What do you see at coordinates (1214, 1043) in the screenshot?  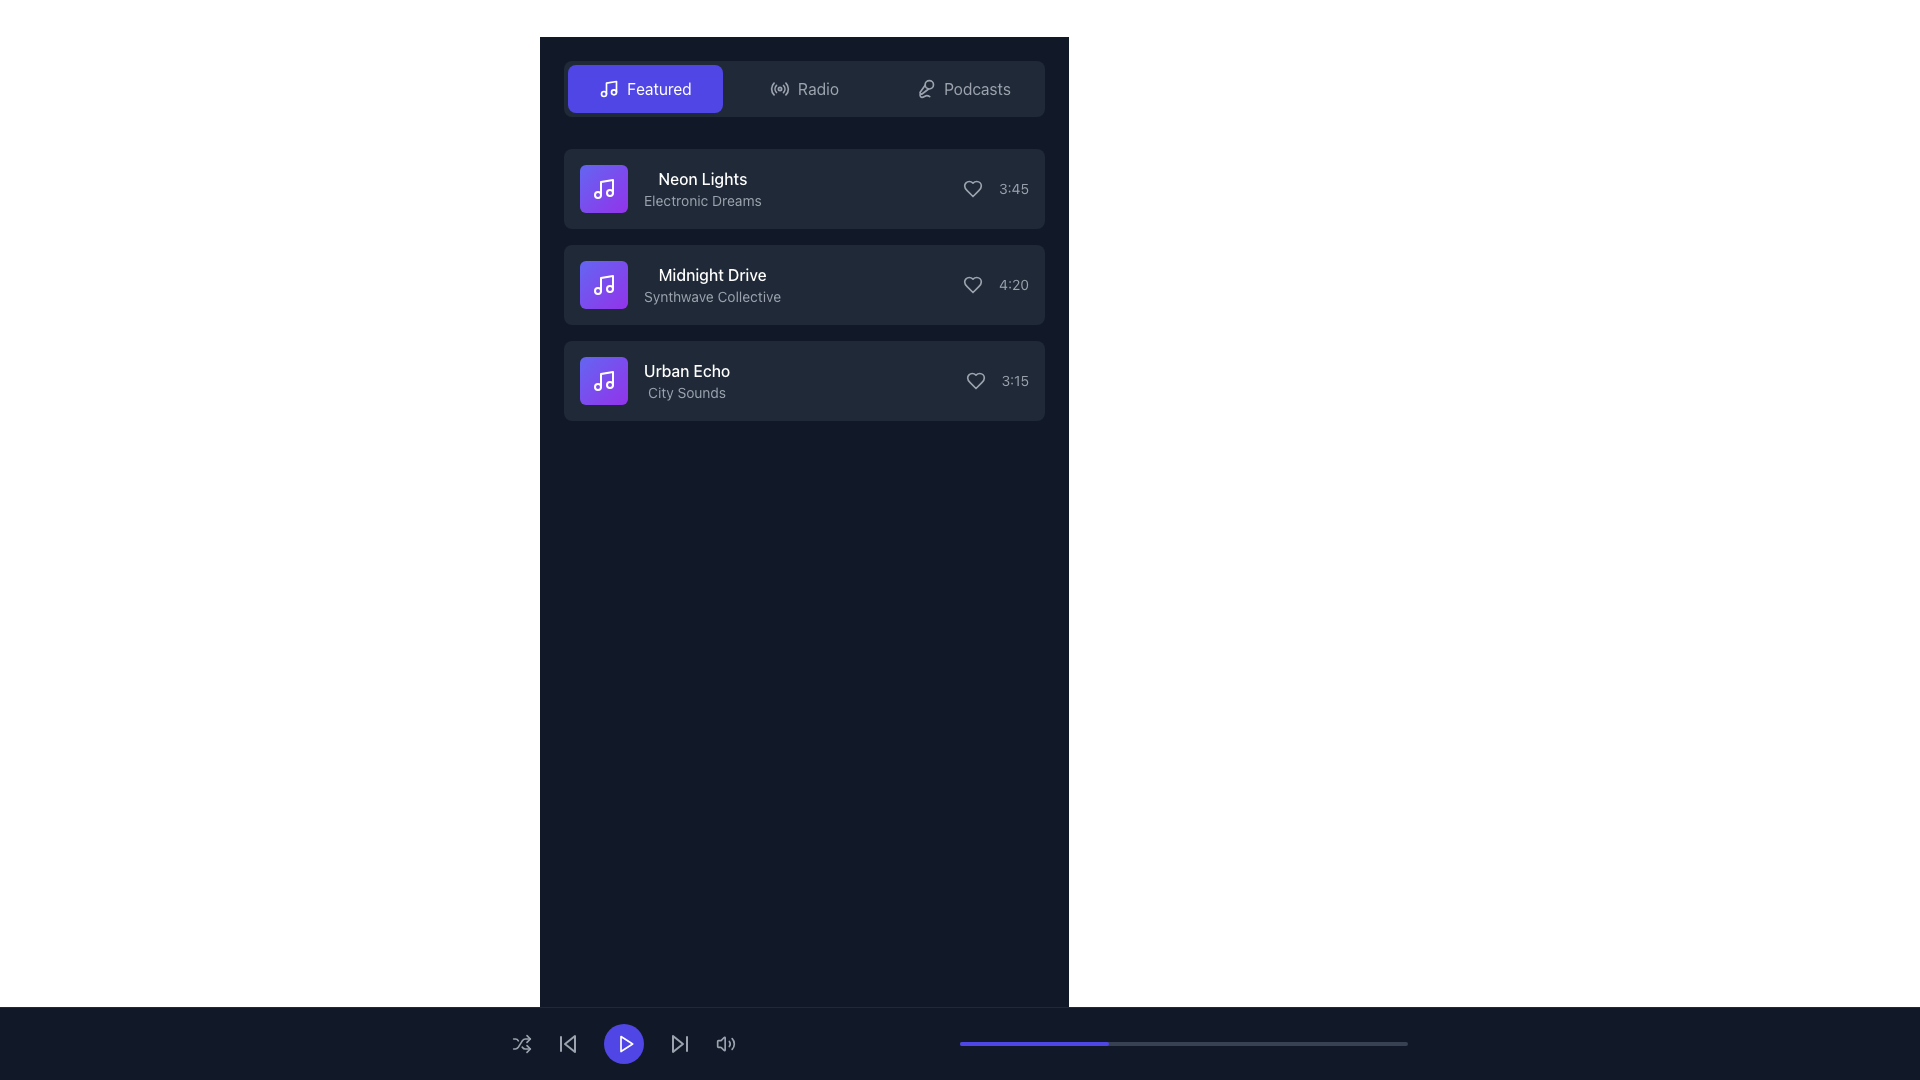 I see `progress` at bounding box center [1214, 1043].